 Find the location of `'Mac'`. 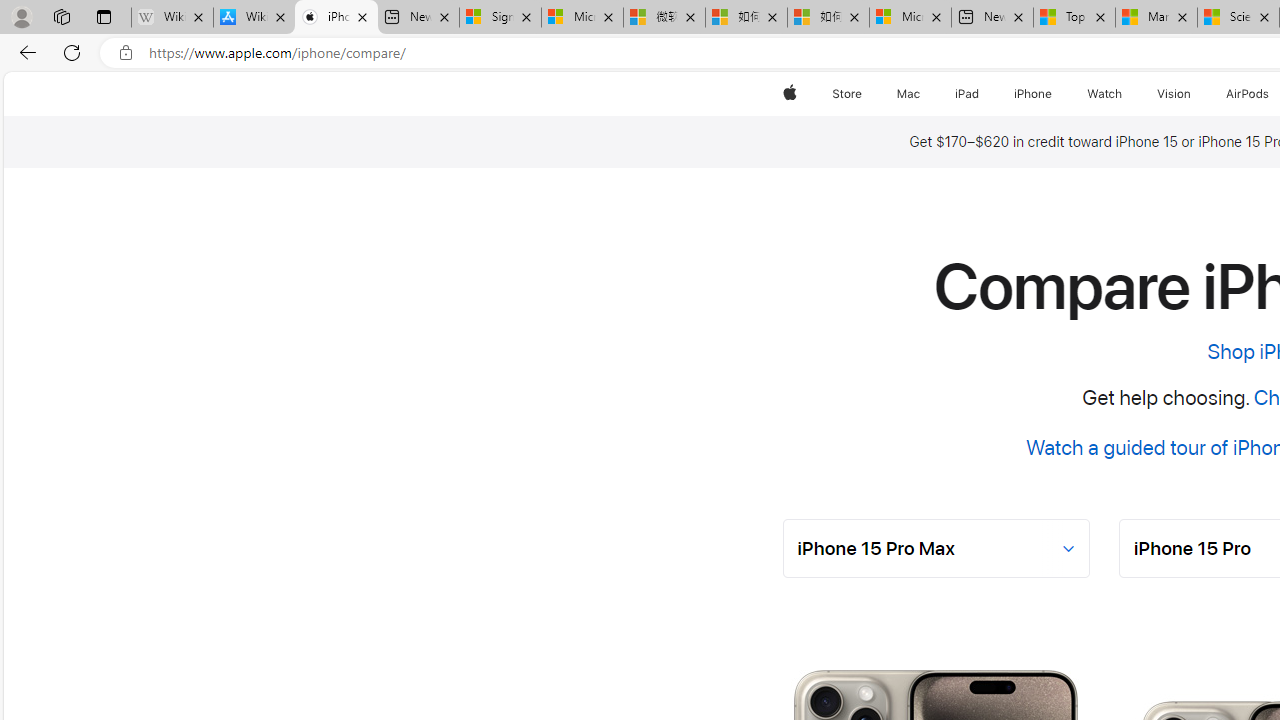

'Mac' is located at coordinates (907, 93).